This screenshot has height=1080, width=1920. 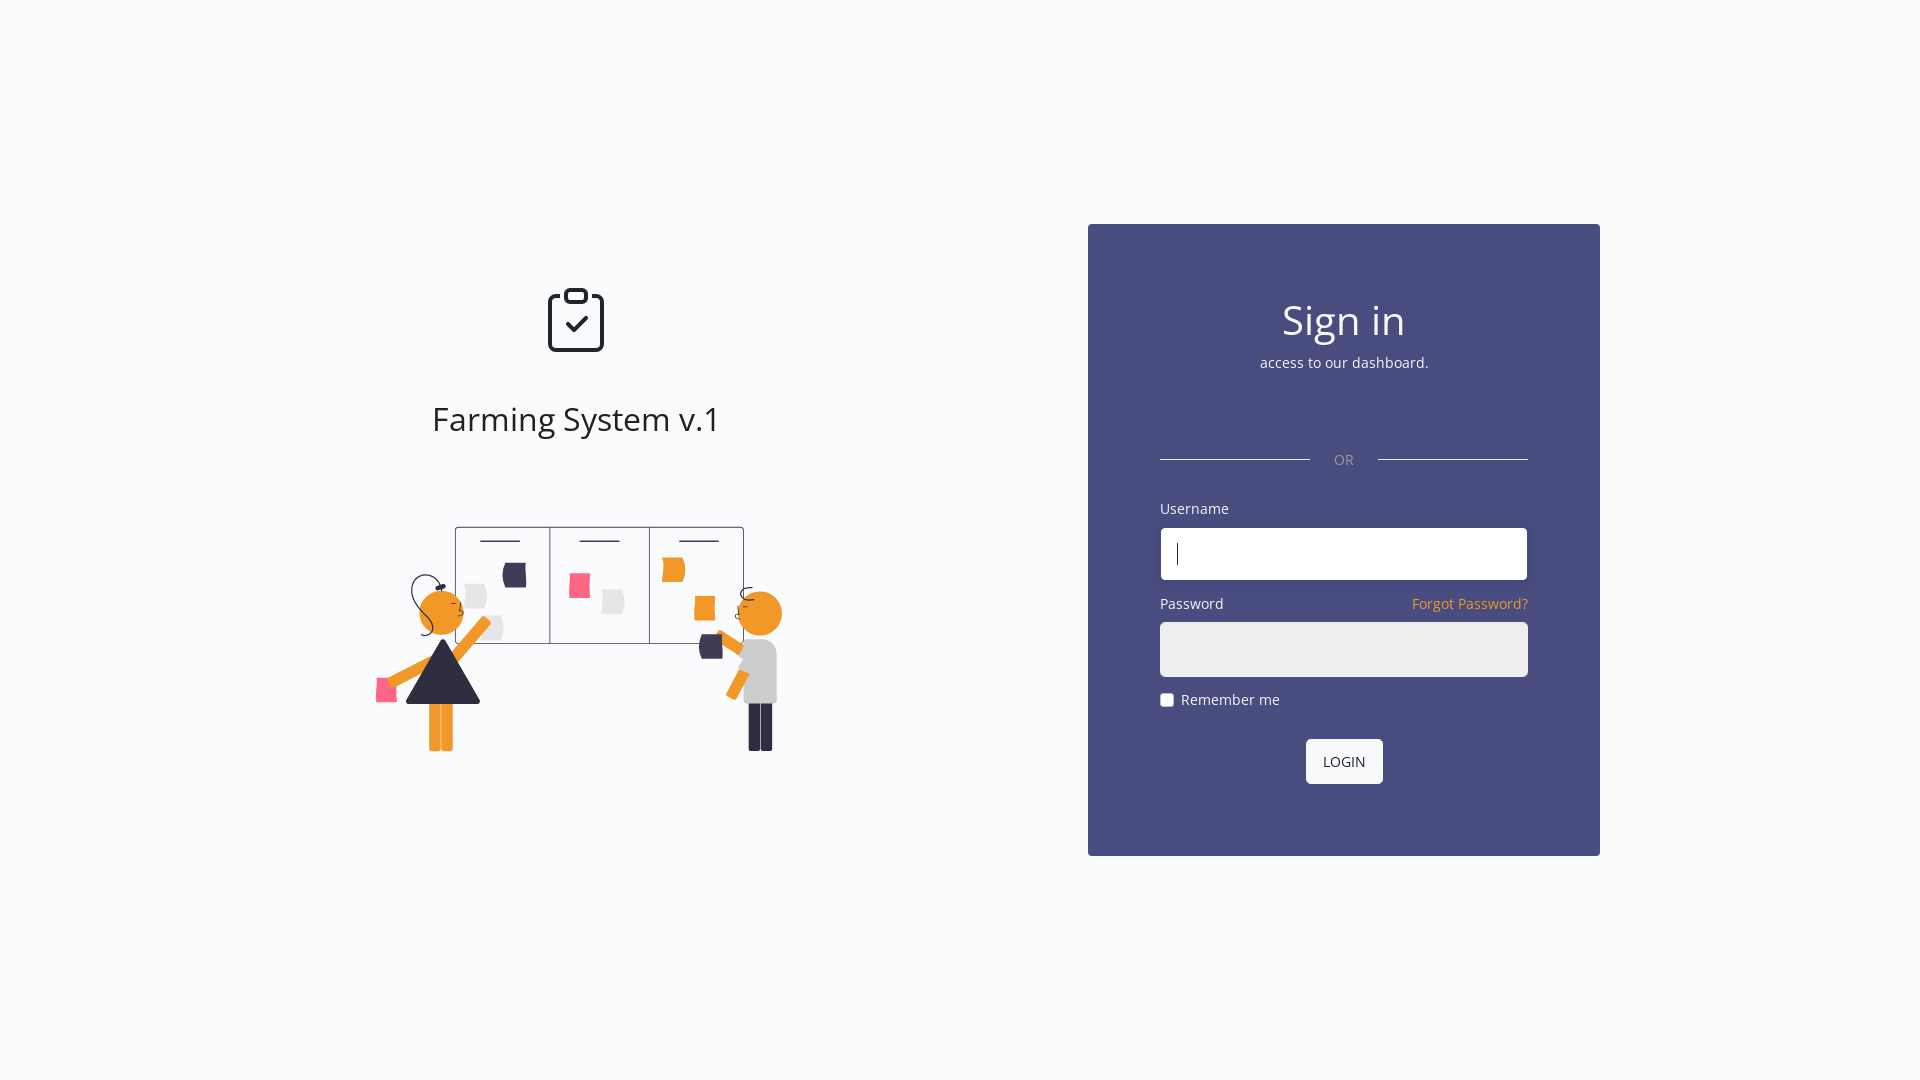 What do you see at coordinates (1344, 761) in the screenshot?
I see `'LOGIN'` at bounding box center [1344, 761].